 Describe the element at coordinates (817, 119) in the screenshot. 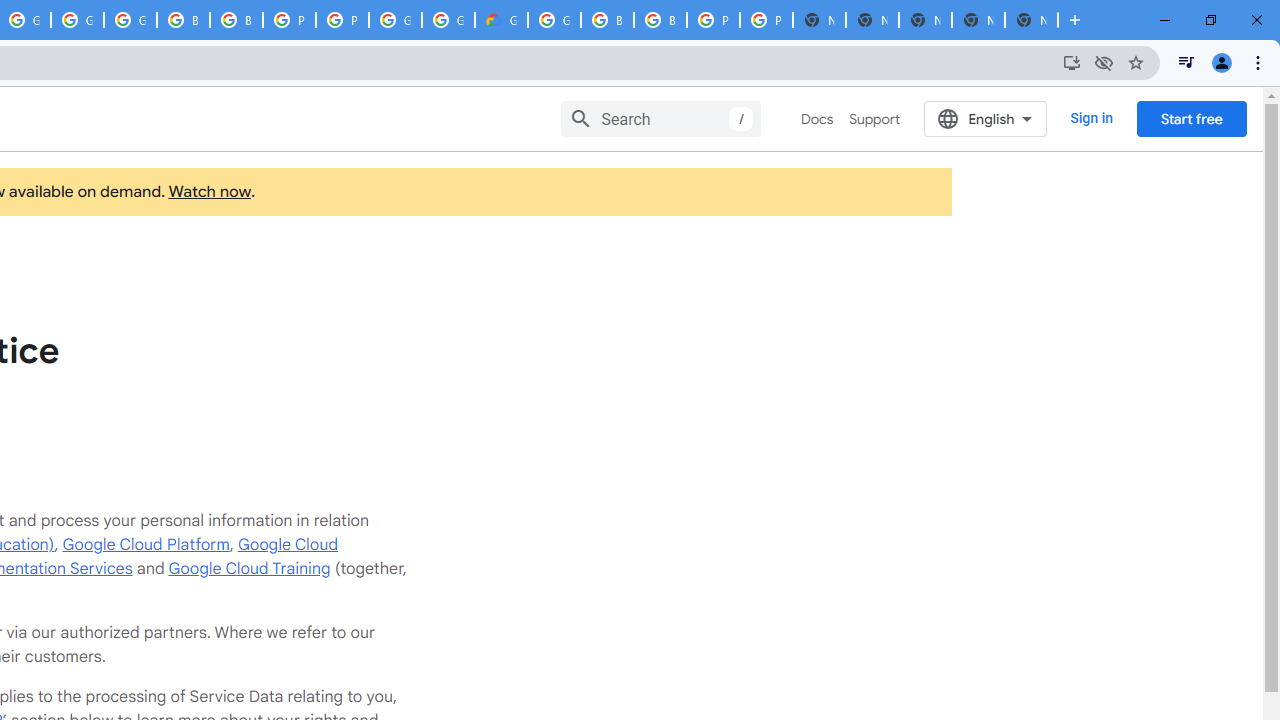

I see `'Docs'` at that location.